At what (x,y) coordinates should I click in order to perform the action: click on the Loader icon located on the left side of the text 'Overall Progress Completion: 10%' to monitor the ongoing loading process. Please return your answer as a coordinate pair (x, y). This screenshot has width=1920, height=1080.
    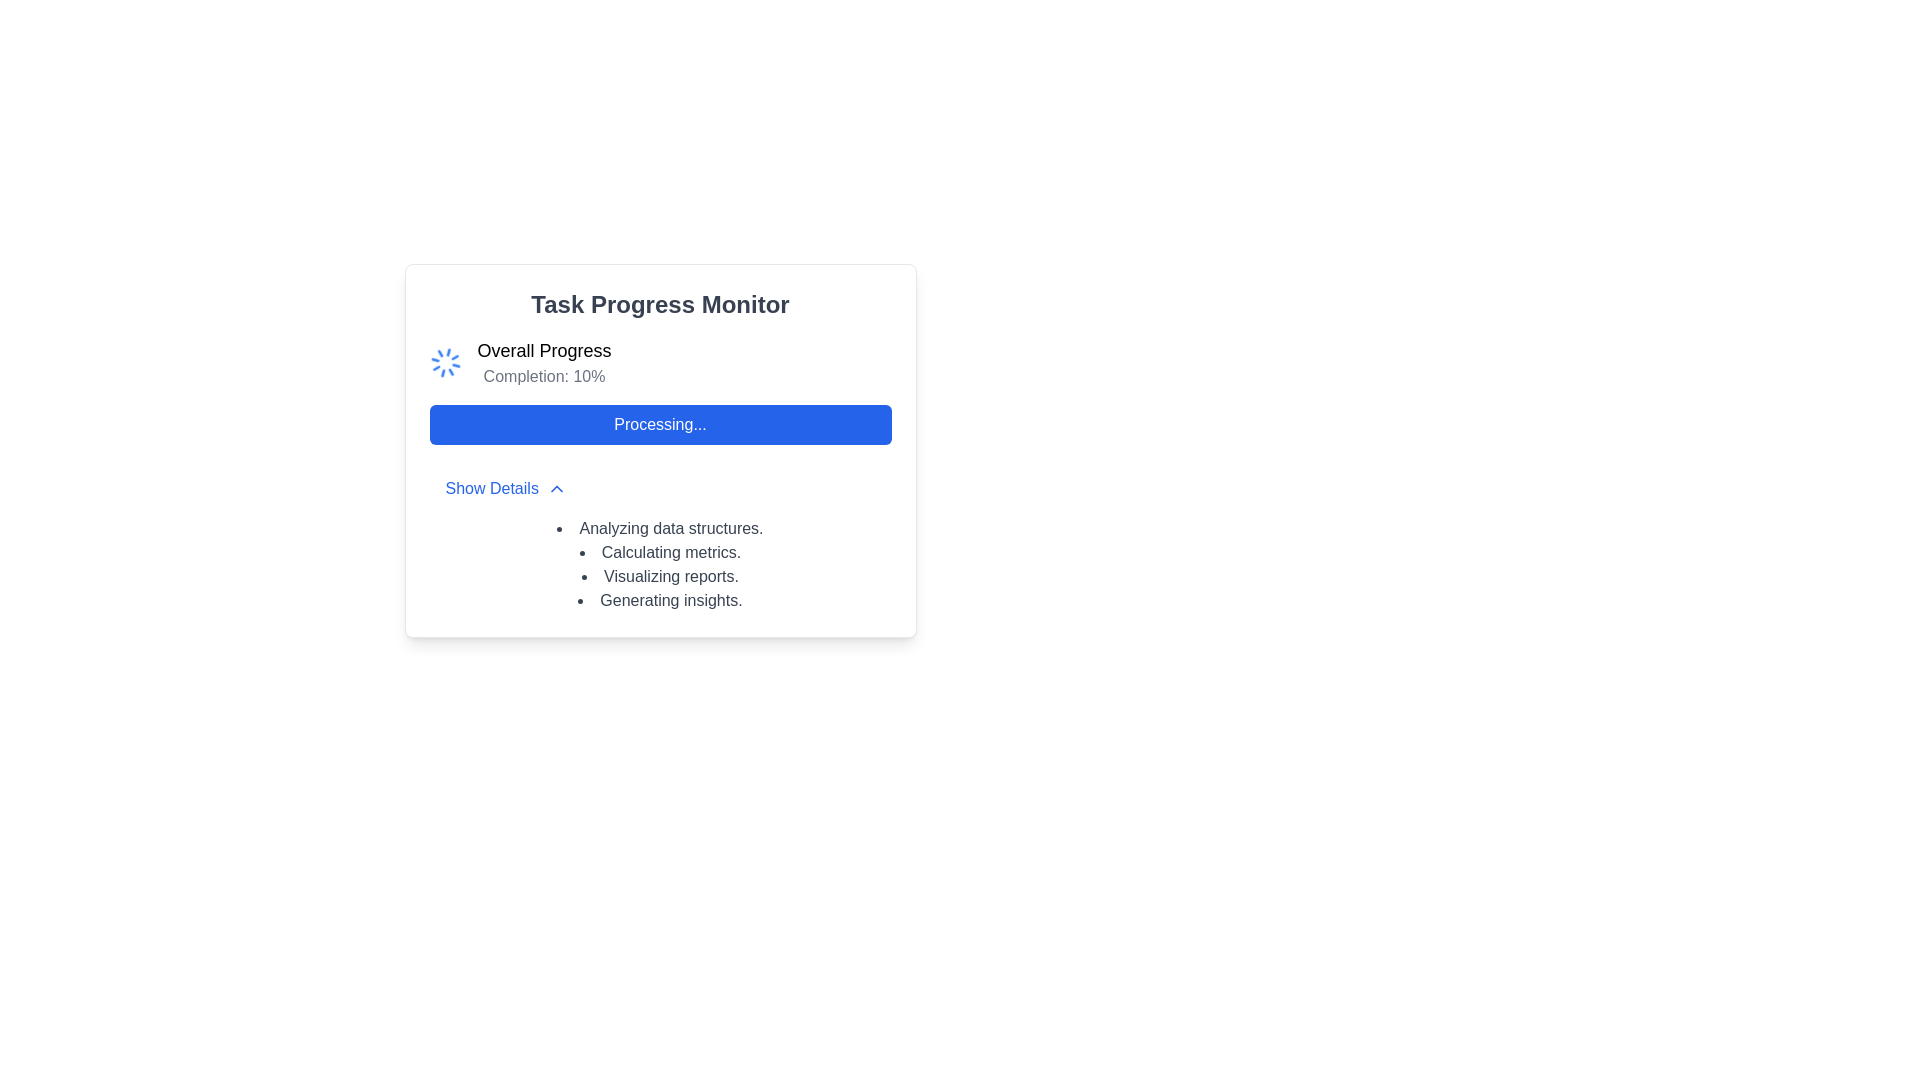
    Looking at the image, I should click on (444, 362).